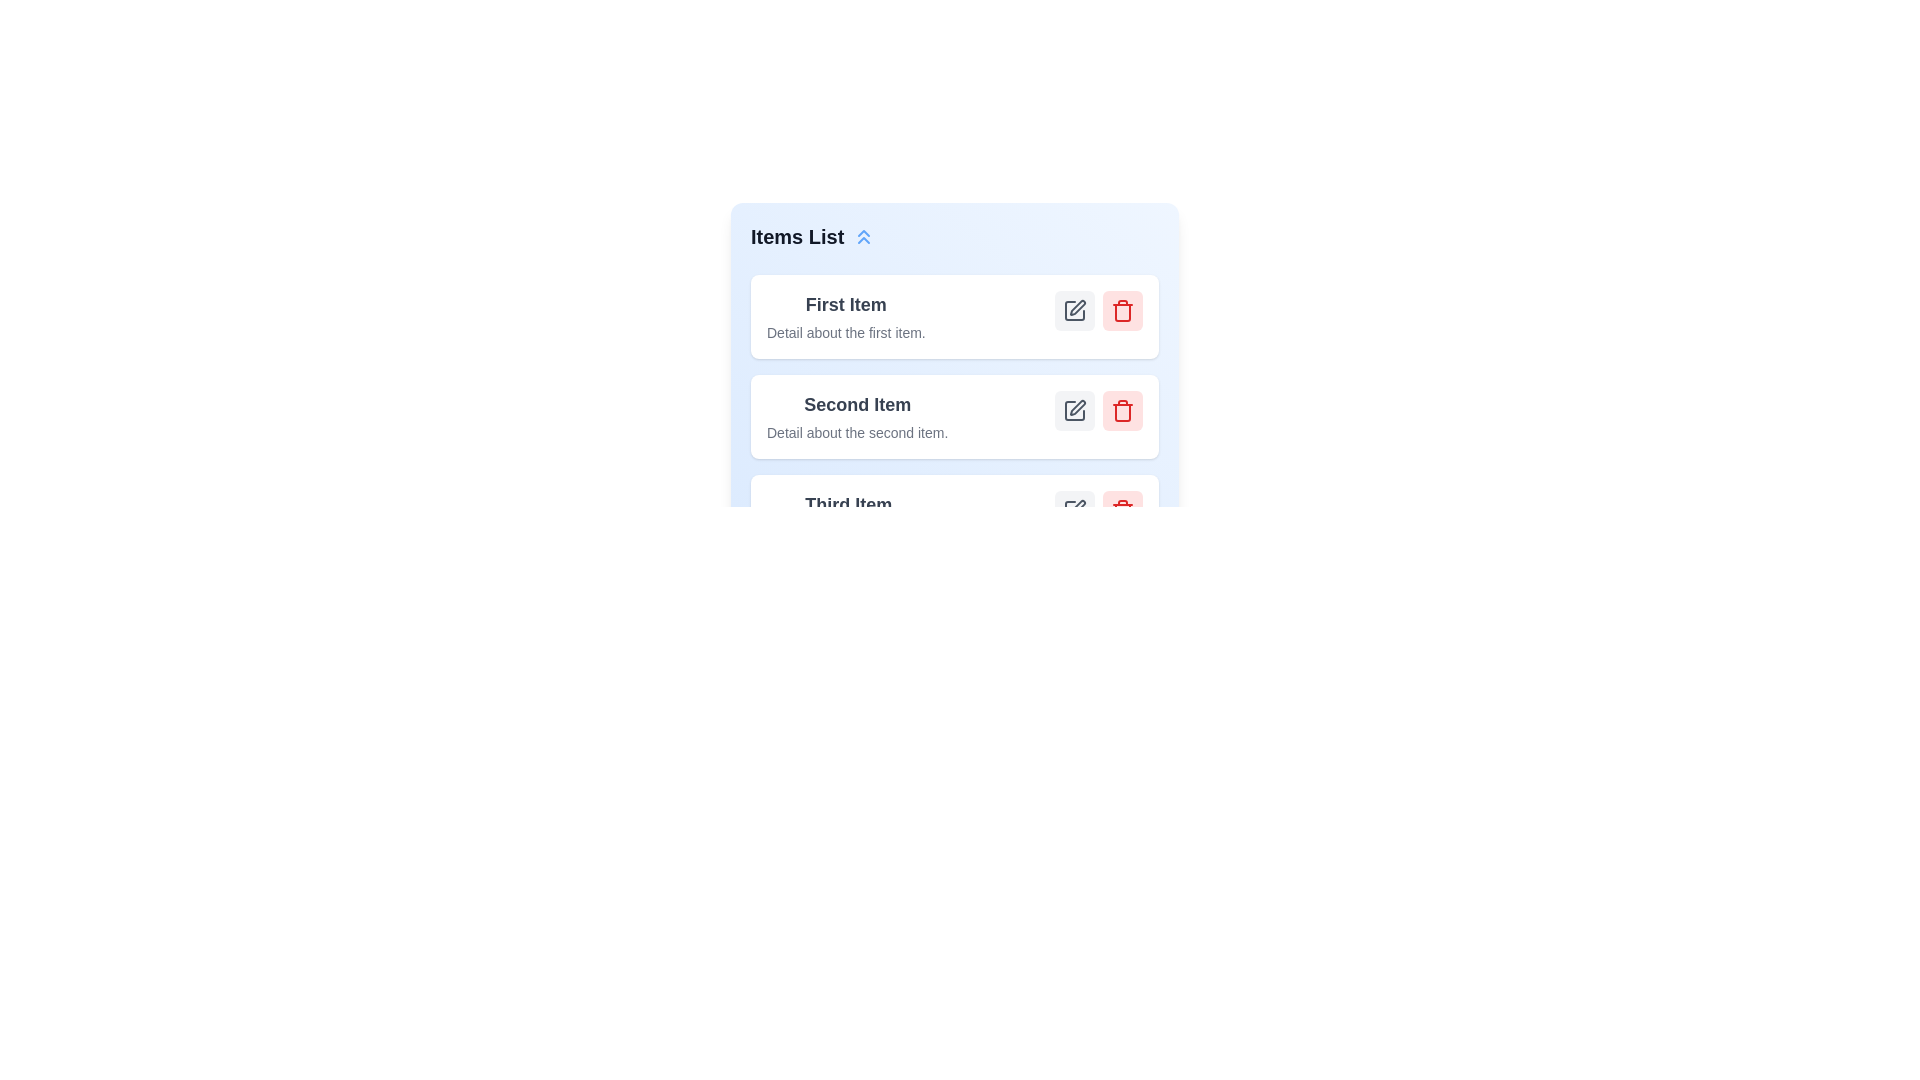 This screenshot has width=1920, height=1080. I want to click on the description of the first item for better visibility, so click(846, 331).